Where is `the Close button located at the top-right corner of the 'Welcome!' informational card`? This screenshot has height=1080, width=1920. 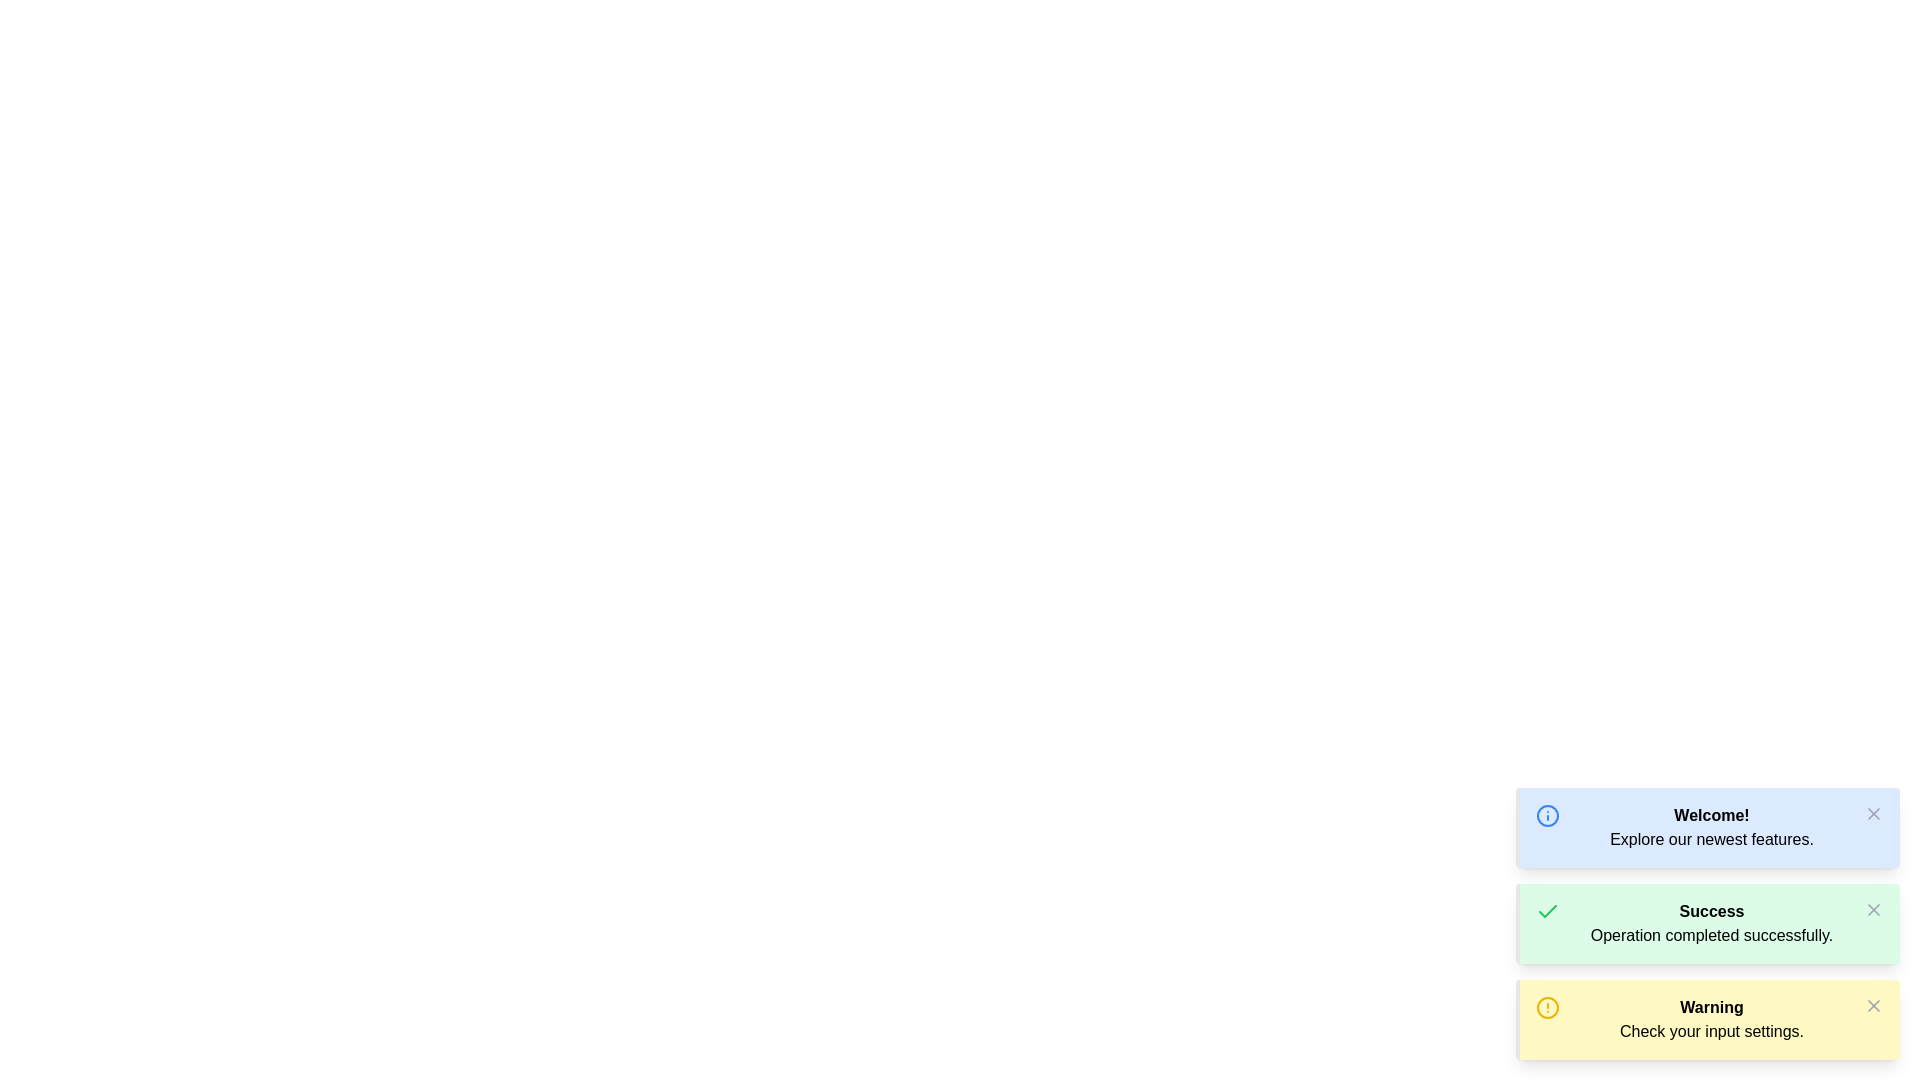
the Close button located at the top-right corner of the 'Welcome!' informational card is located at coordinates (1872, 813).